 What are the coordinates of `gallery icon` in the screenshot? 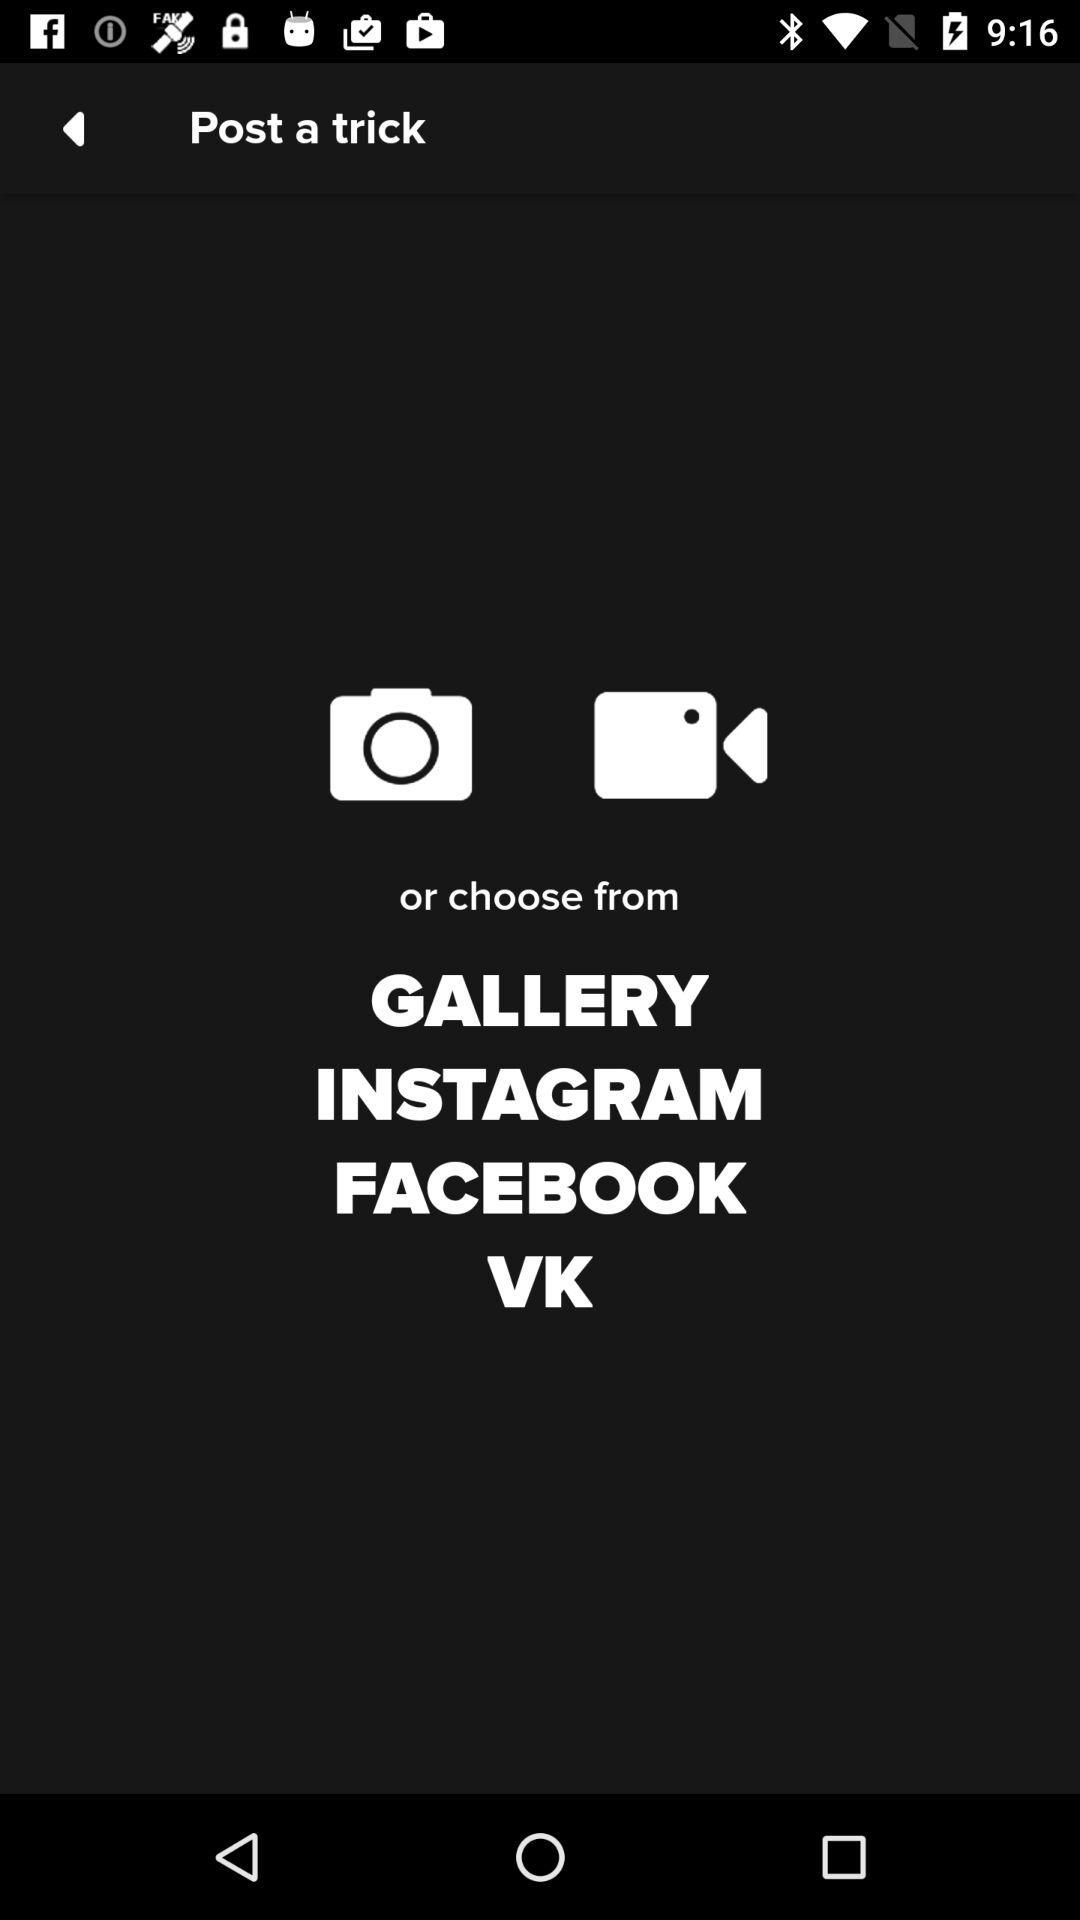 It's located at (538, 1003).